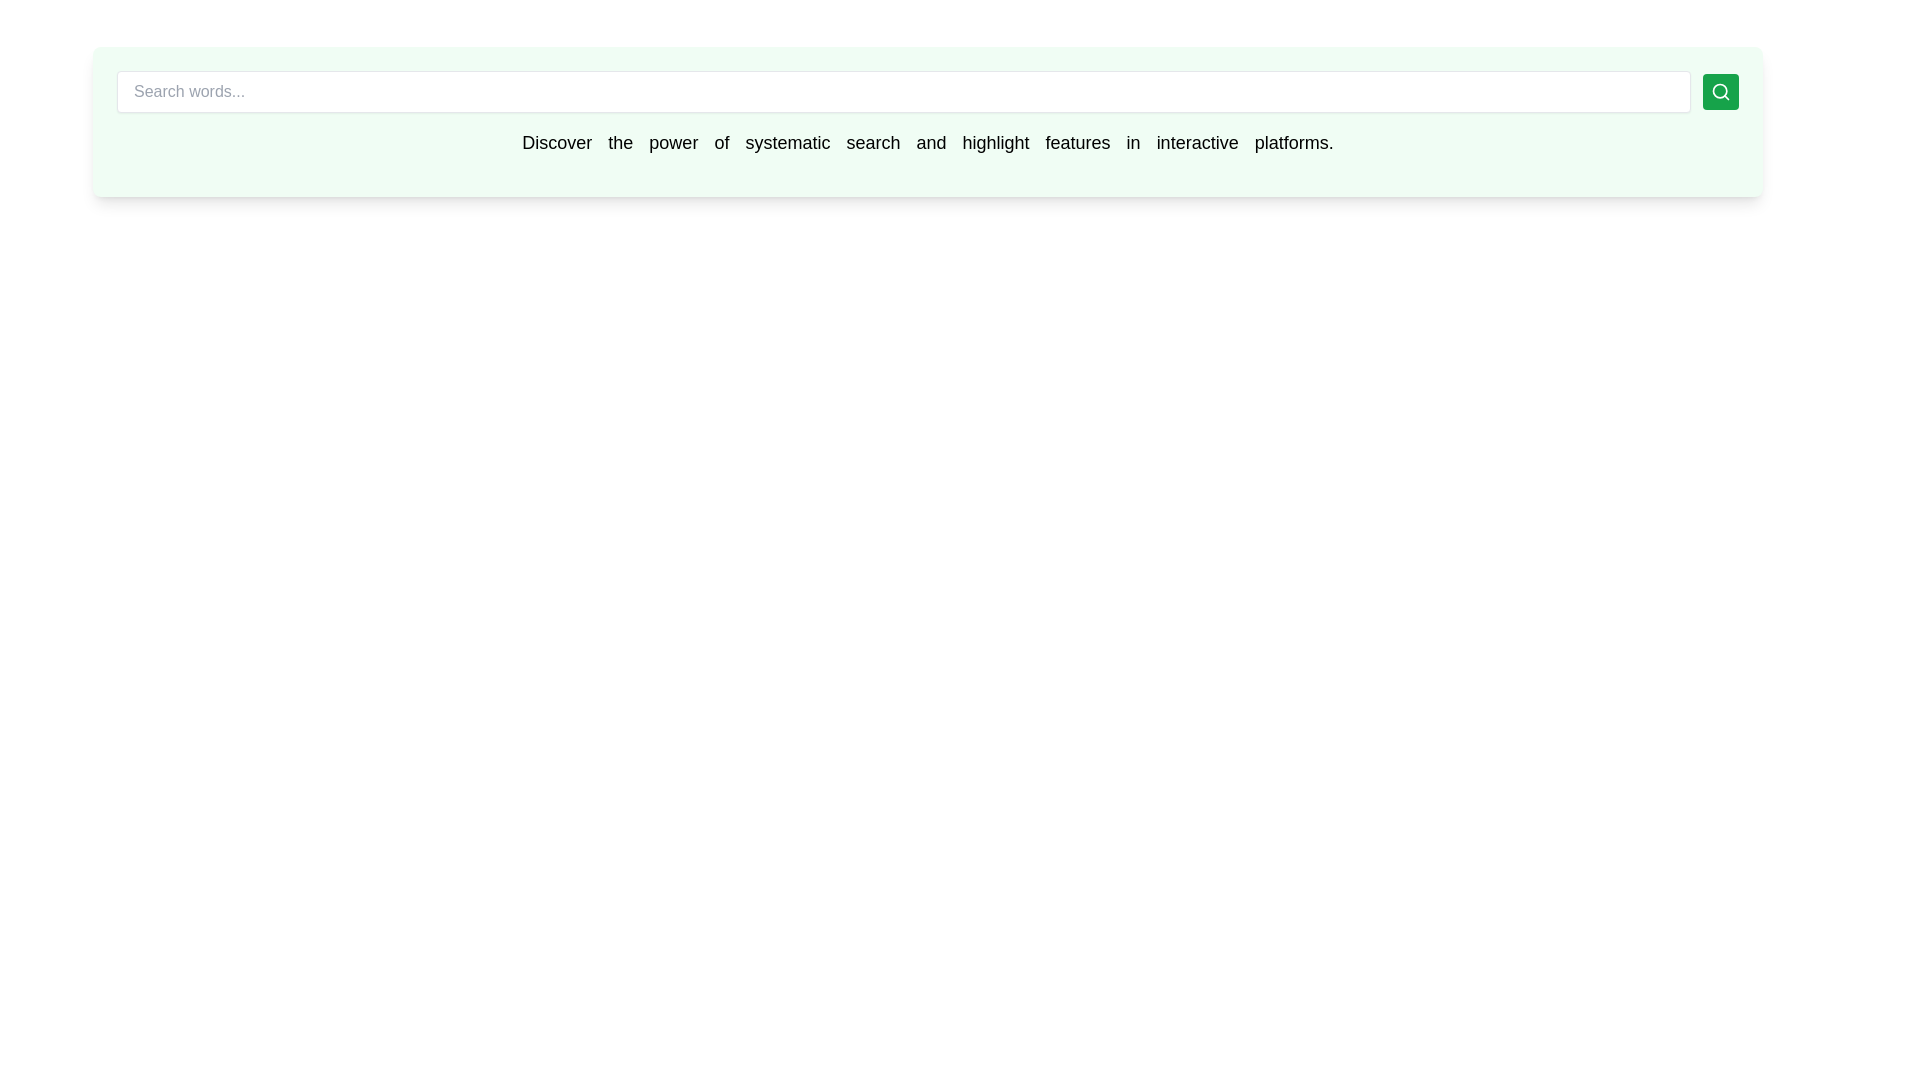 The height and width of the screenshot is (1080, 1920). Describe the element at coordinates (673, 141) in the screenshot. I see `the text segment displaying the word 'power' in black font, which changes the background to light green when hovered over` at that location.